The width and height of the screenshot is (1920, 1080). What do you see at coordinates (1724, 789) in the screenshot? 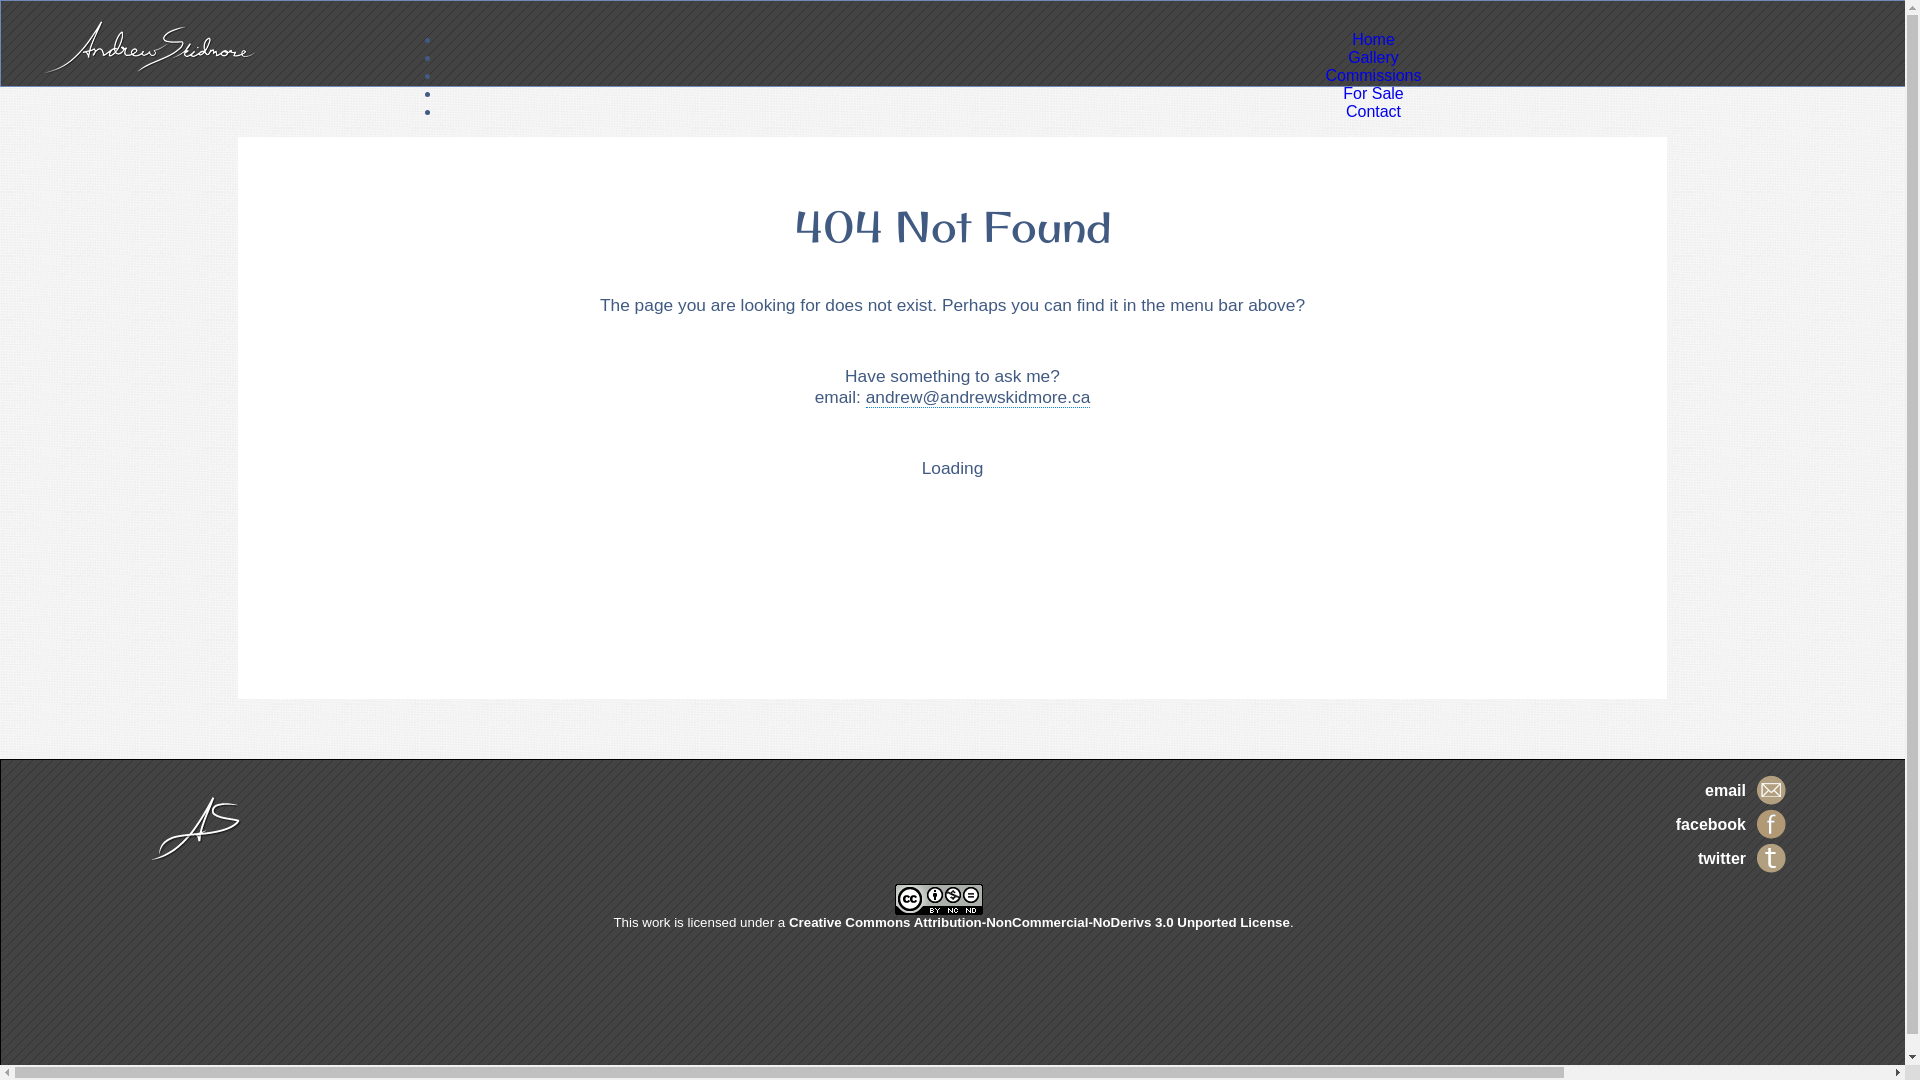
I see `'email'` at bounding box center [1724, 789].